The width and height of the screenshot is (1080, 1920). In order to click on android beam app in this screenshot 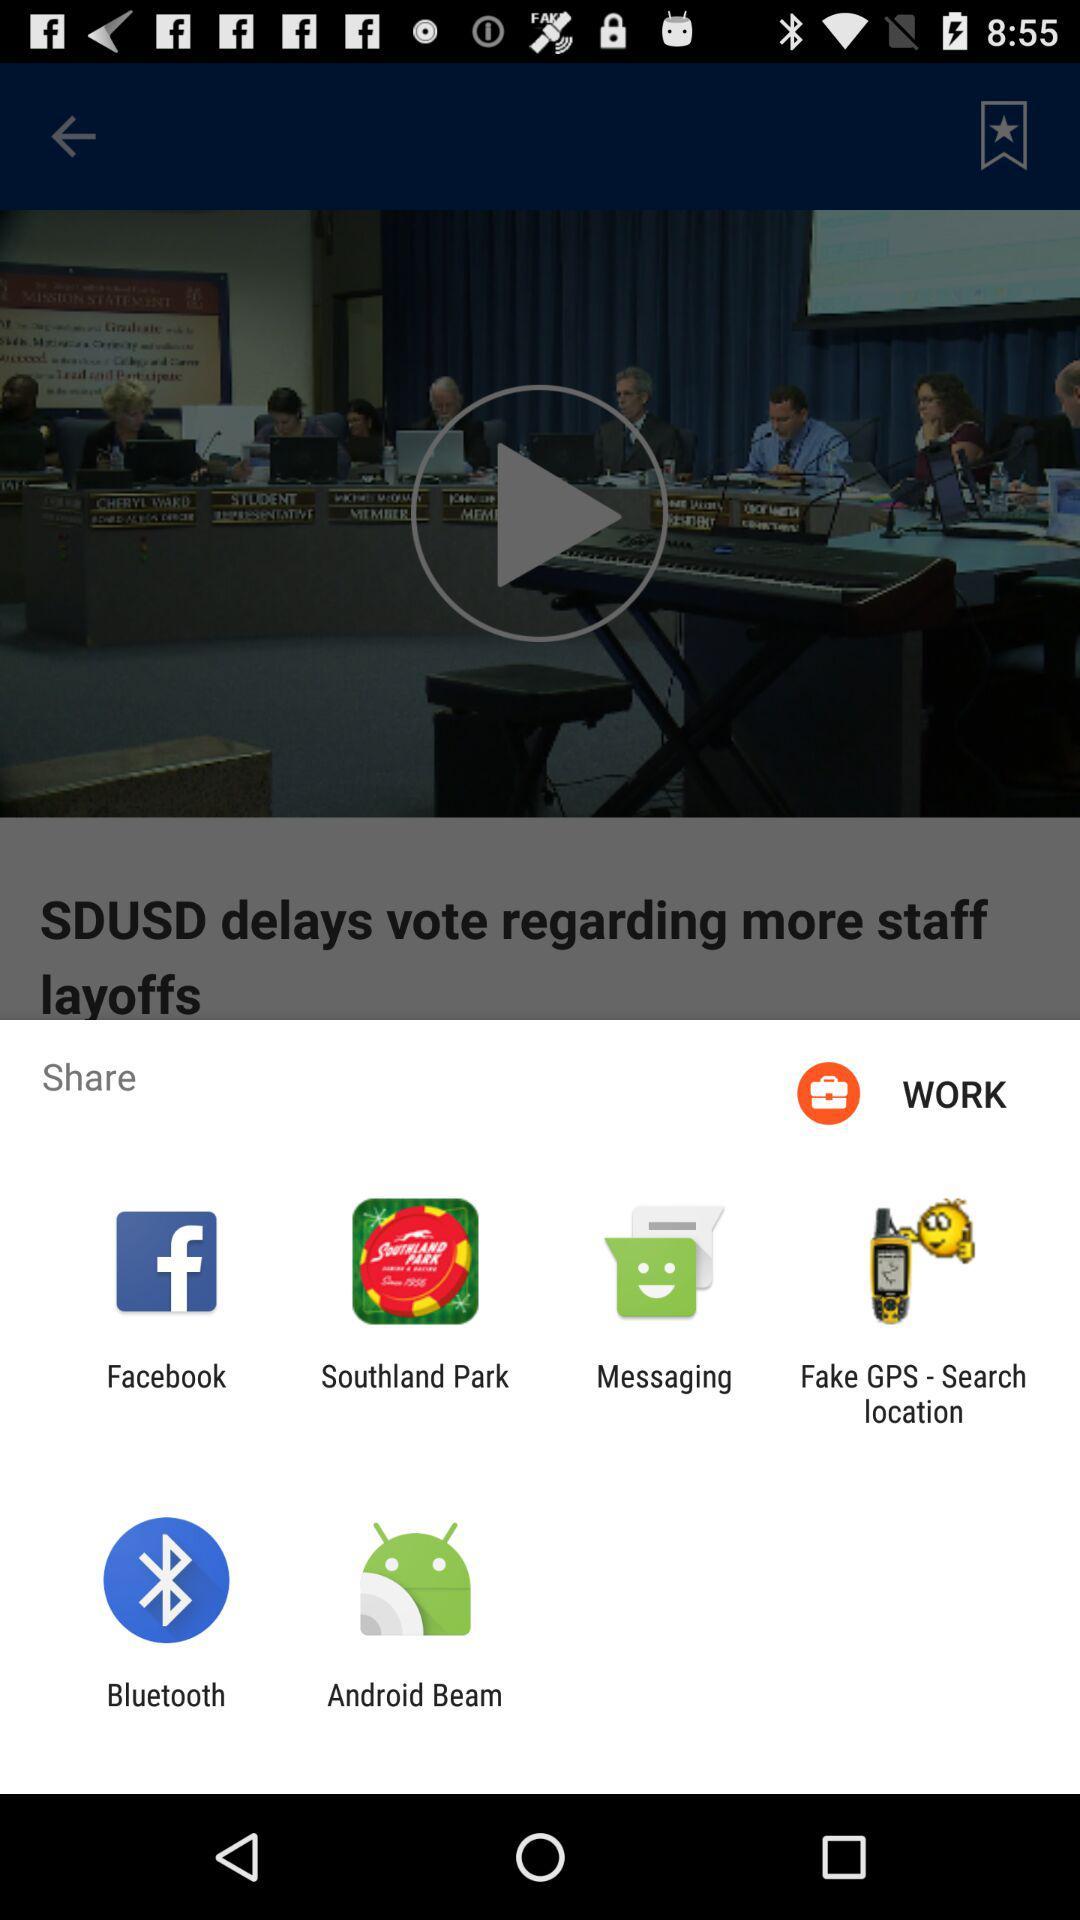, I will do `click(414, 1711)`.